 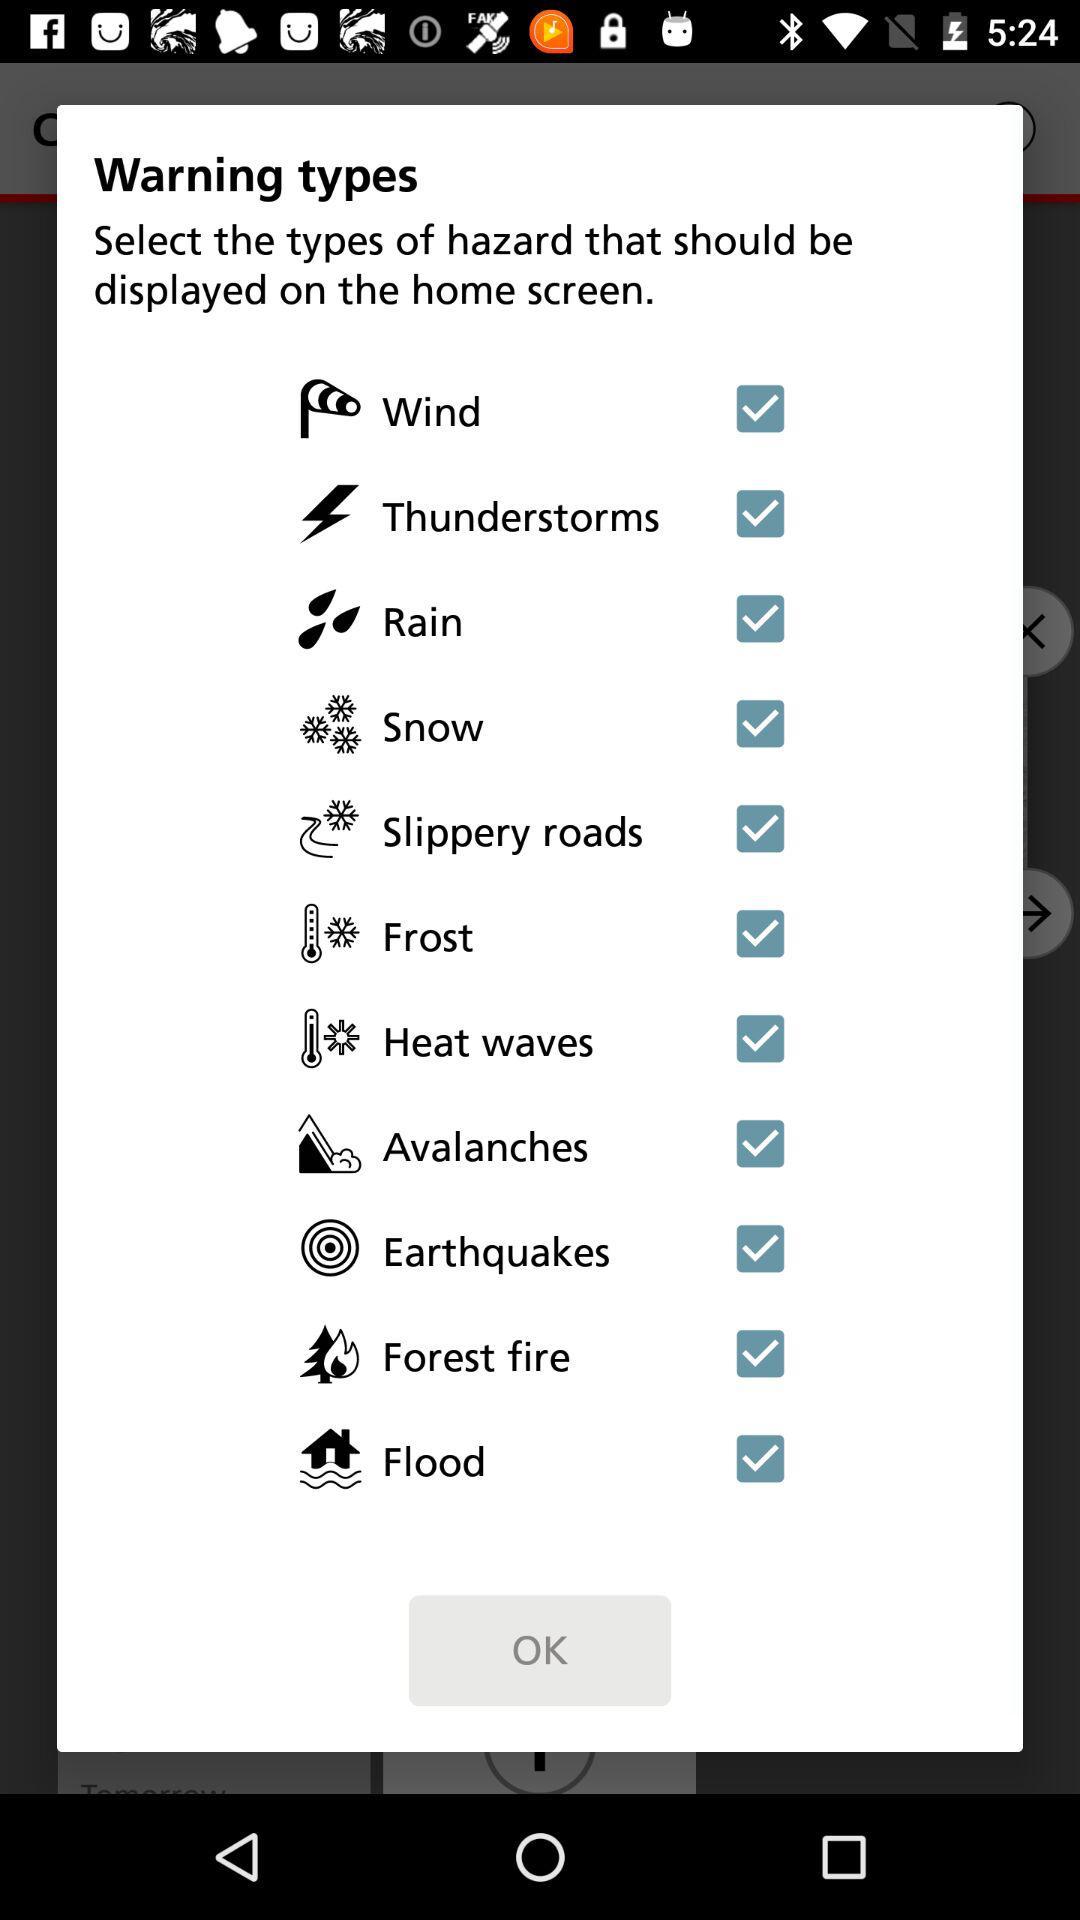 What do you see at coordinates (760, 828) in the screenshot?
I see `choose` at bounding box center [760, 828].